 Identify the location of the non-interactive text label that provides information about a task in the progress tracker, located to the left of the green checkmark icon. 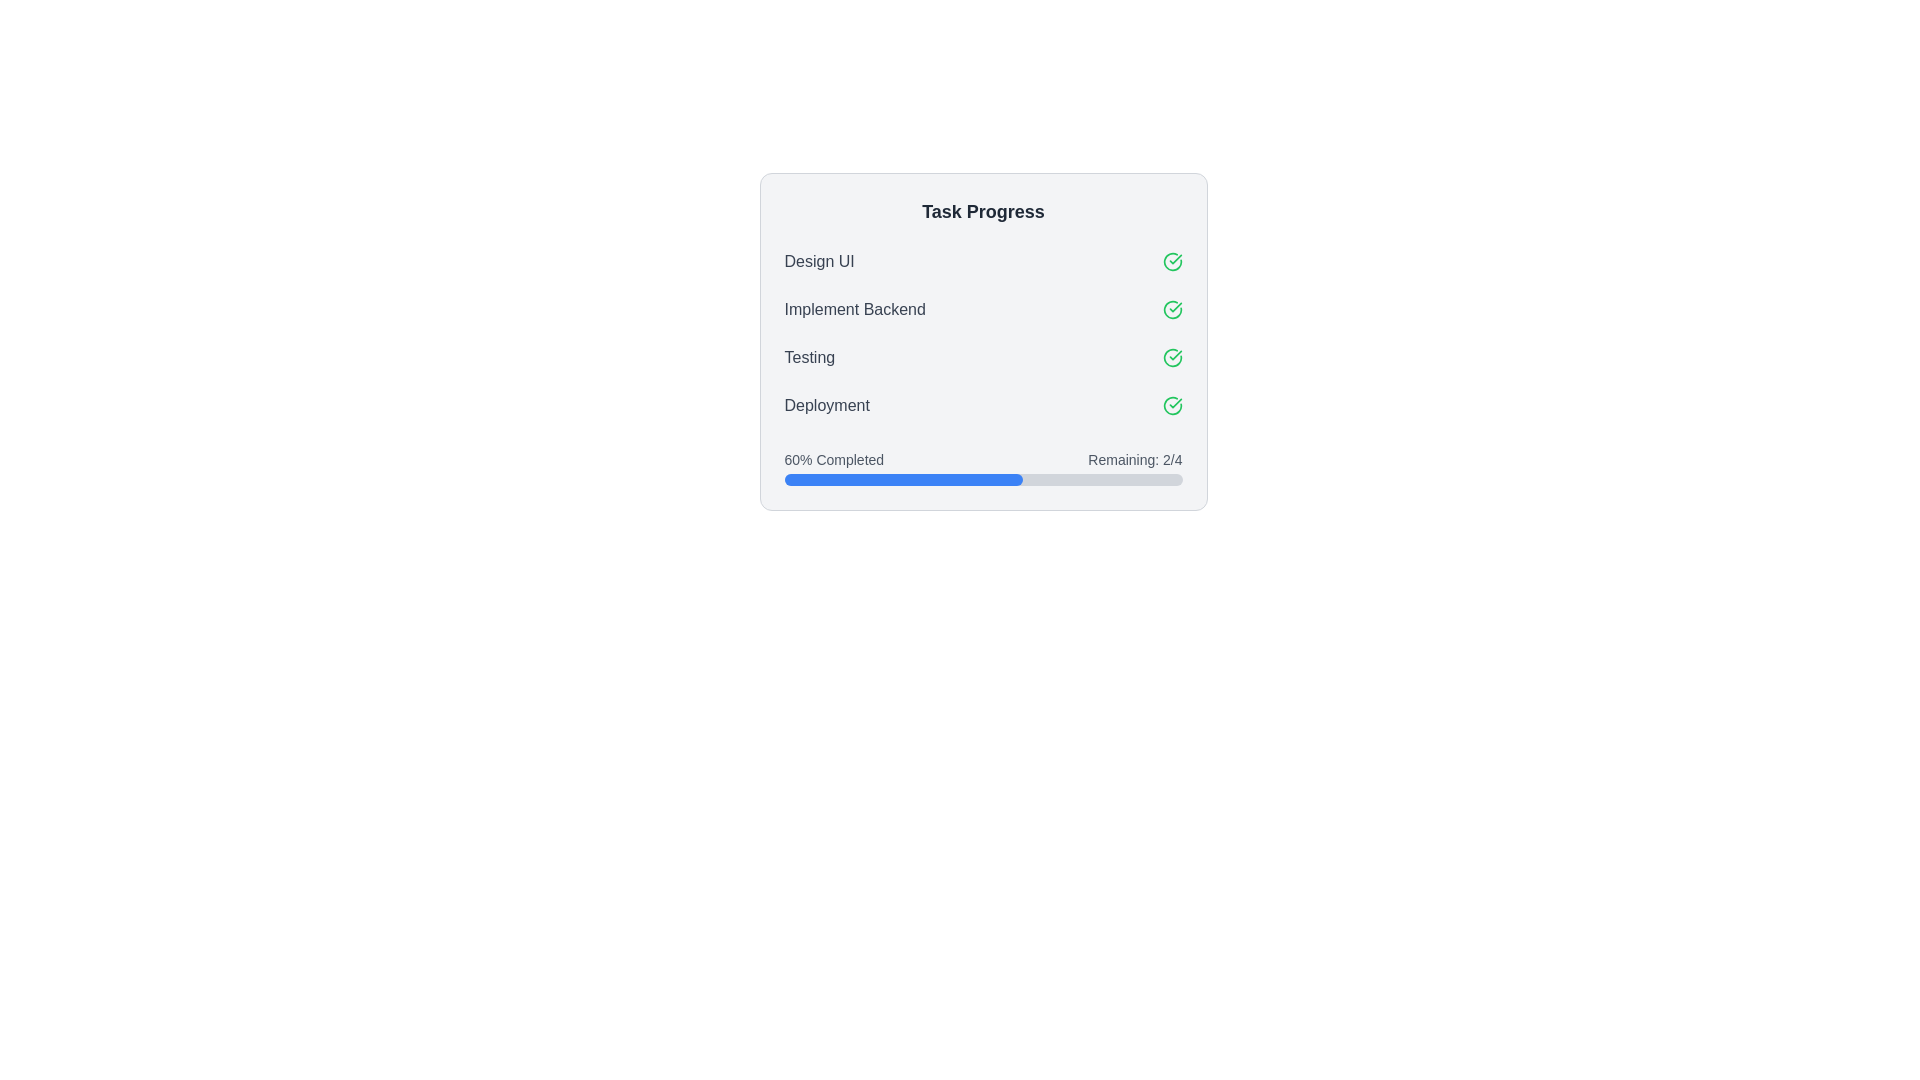
(809, 357).